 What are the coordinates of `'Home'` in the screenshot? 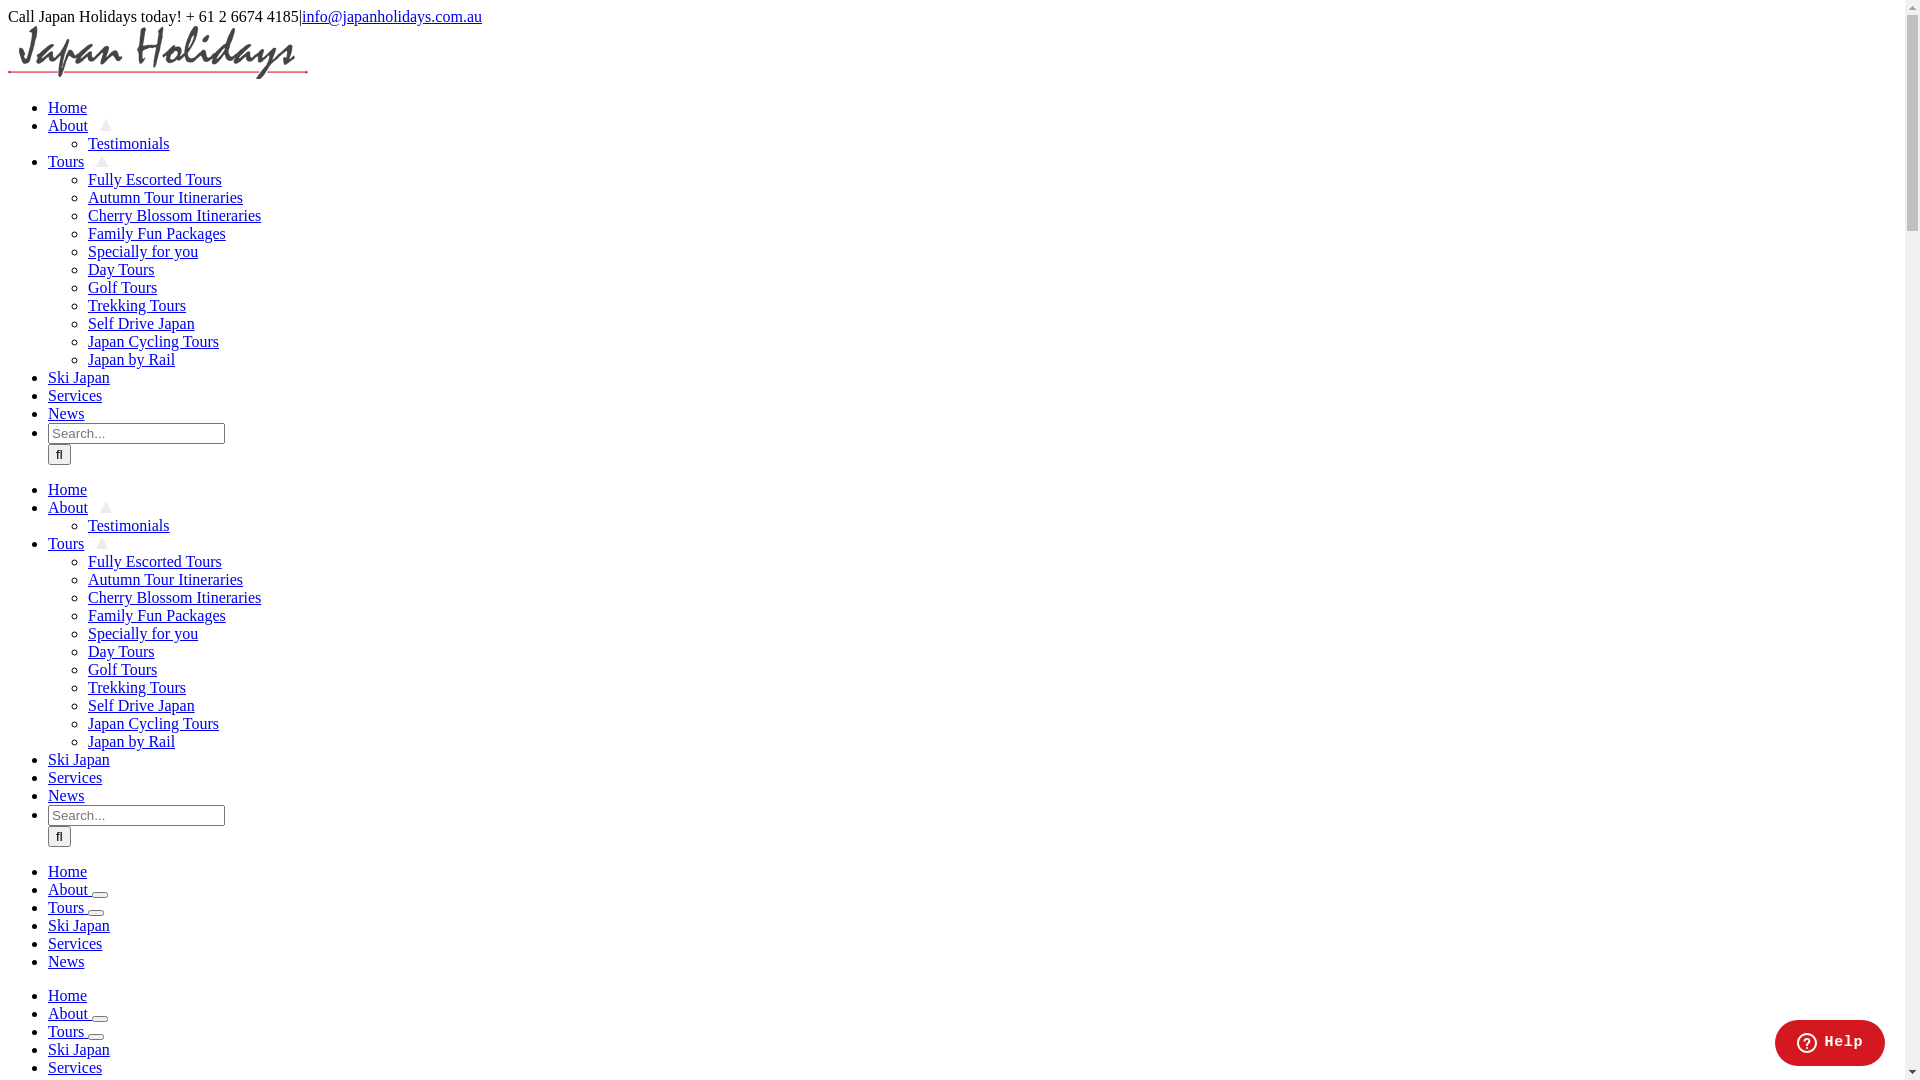 It's located at (67, 995).